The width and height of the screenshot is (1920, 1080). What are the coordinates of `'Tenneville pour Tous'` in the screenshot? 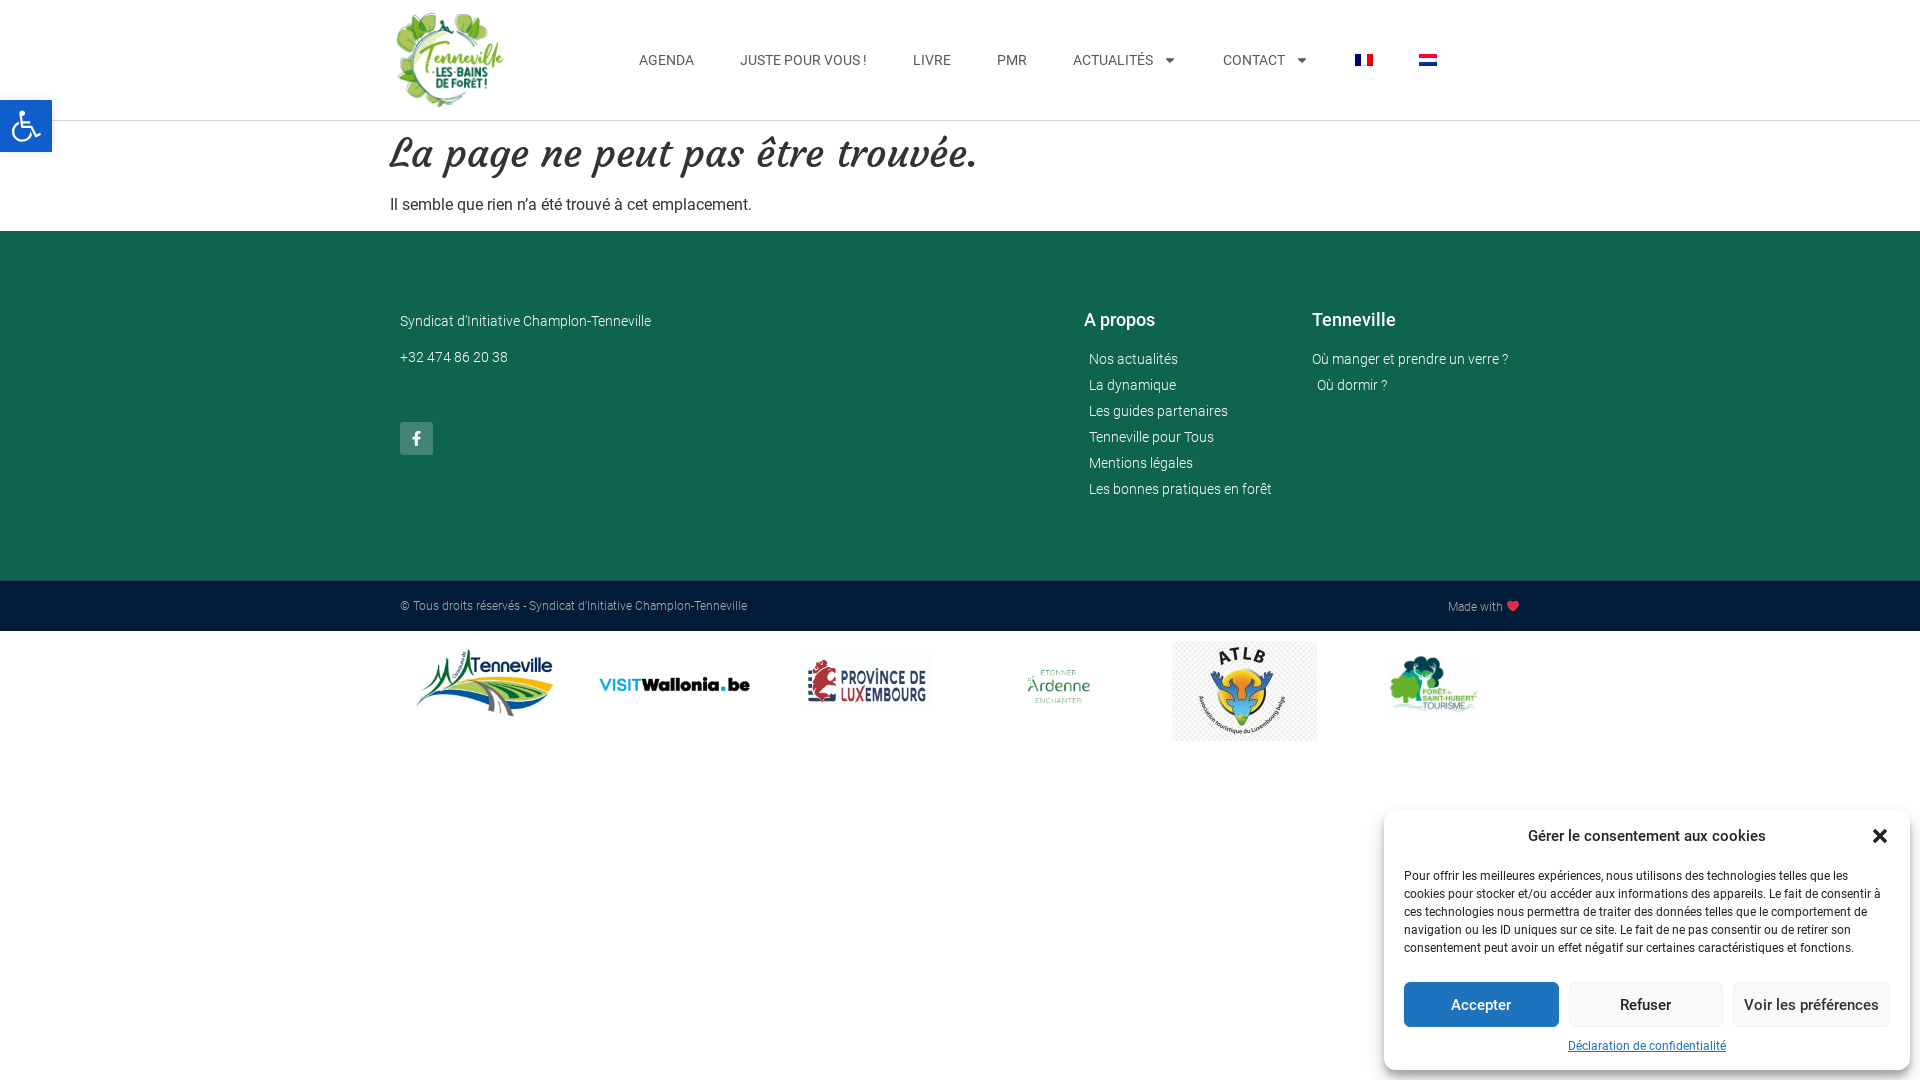 It's located at (1188, 436).